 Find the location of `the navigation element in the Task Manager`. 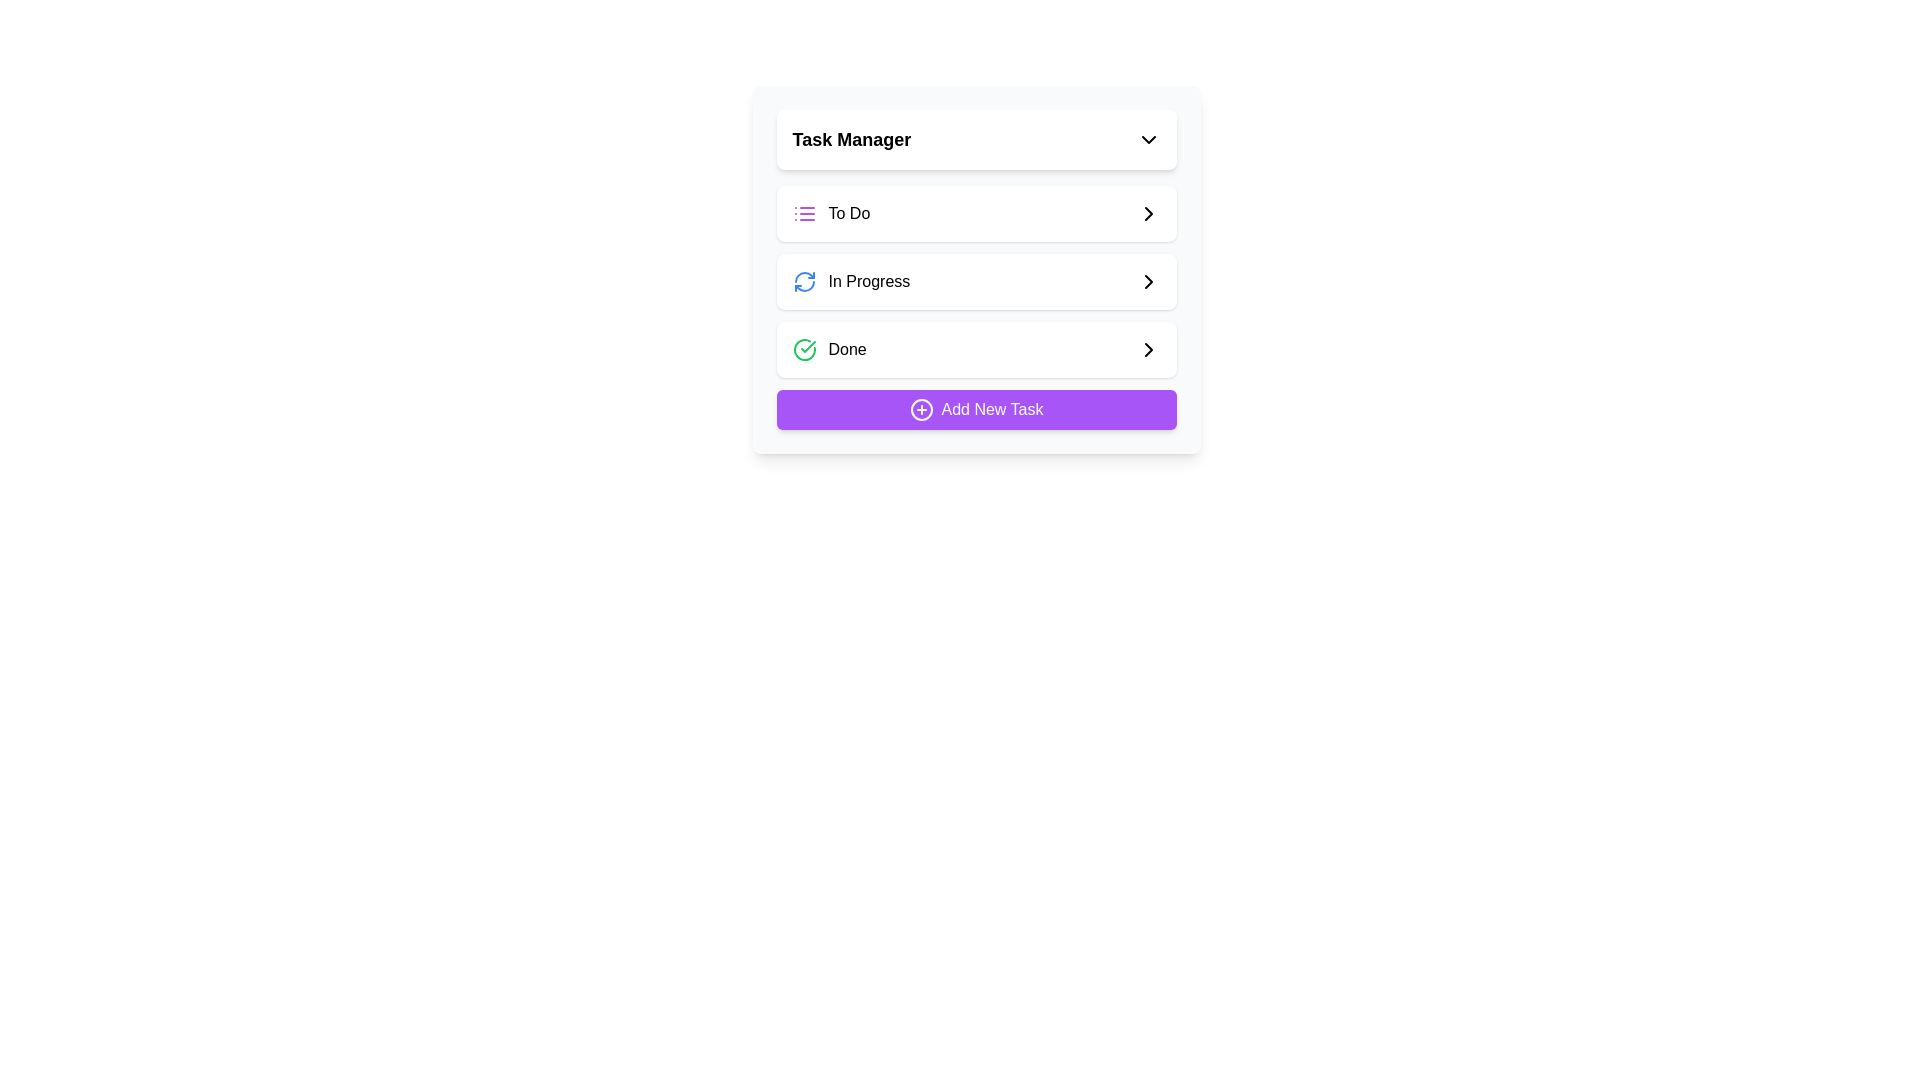

the navigation element in the Task Manager is located at coordinates (976, 308).